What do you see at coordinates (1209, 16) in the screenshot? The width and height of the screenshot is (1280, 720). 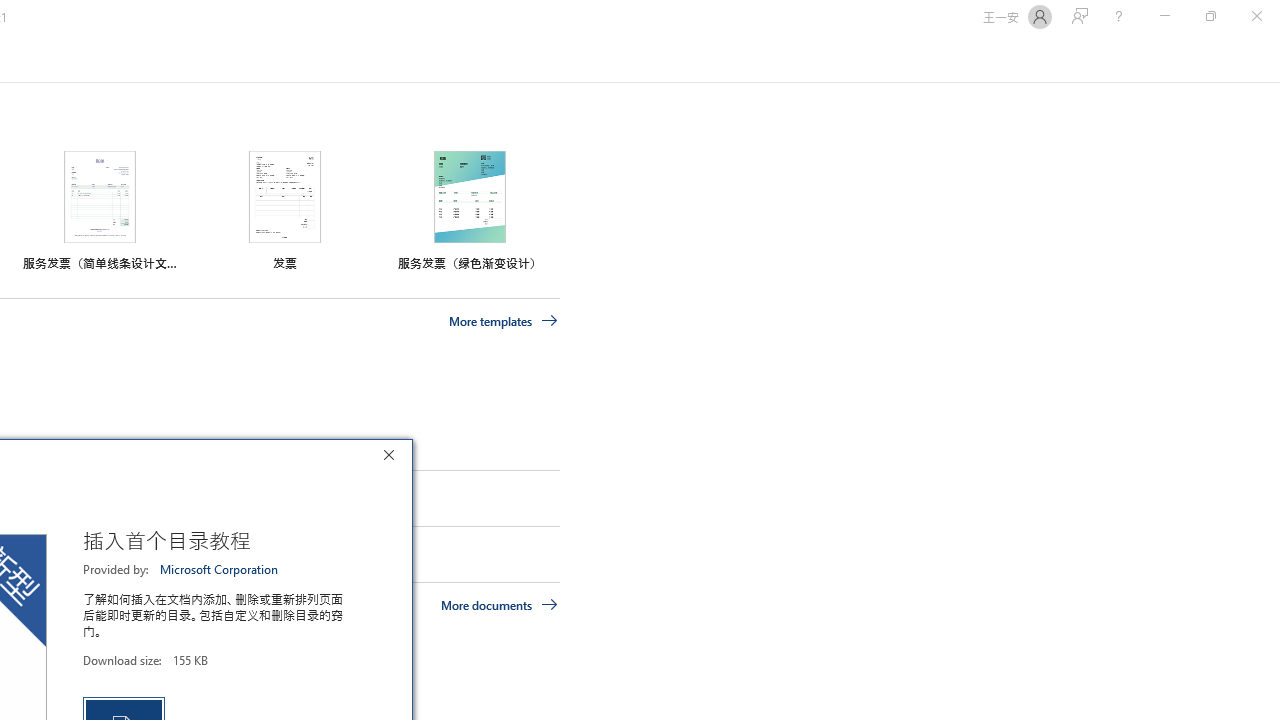 I see `'Restore Down'` at bounding box center [1209, 16].